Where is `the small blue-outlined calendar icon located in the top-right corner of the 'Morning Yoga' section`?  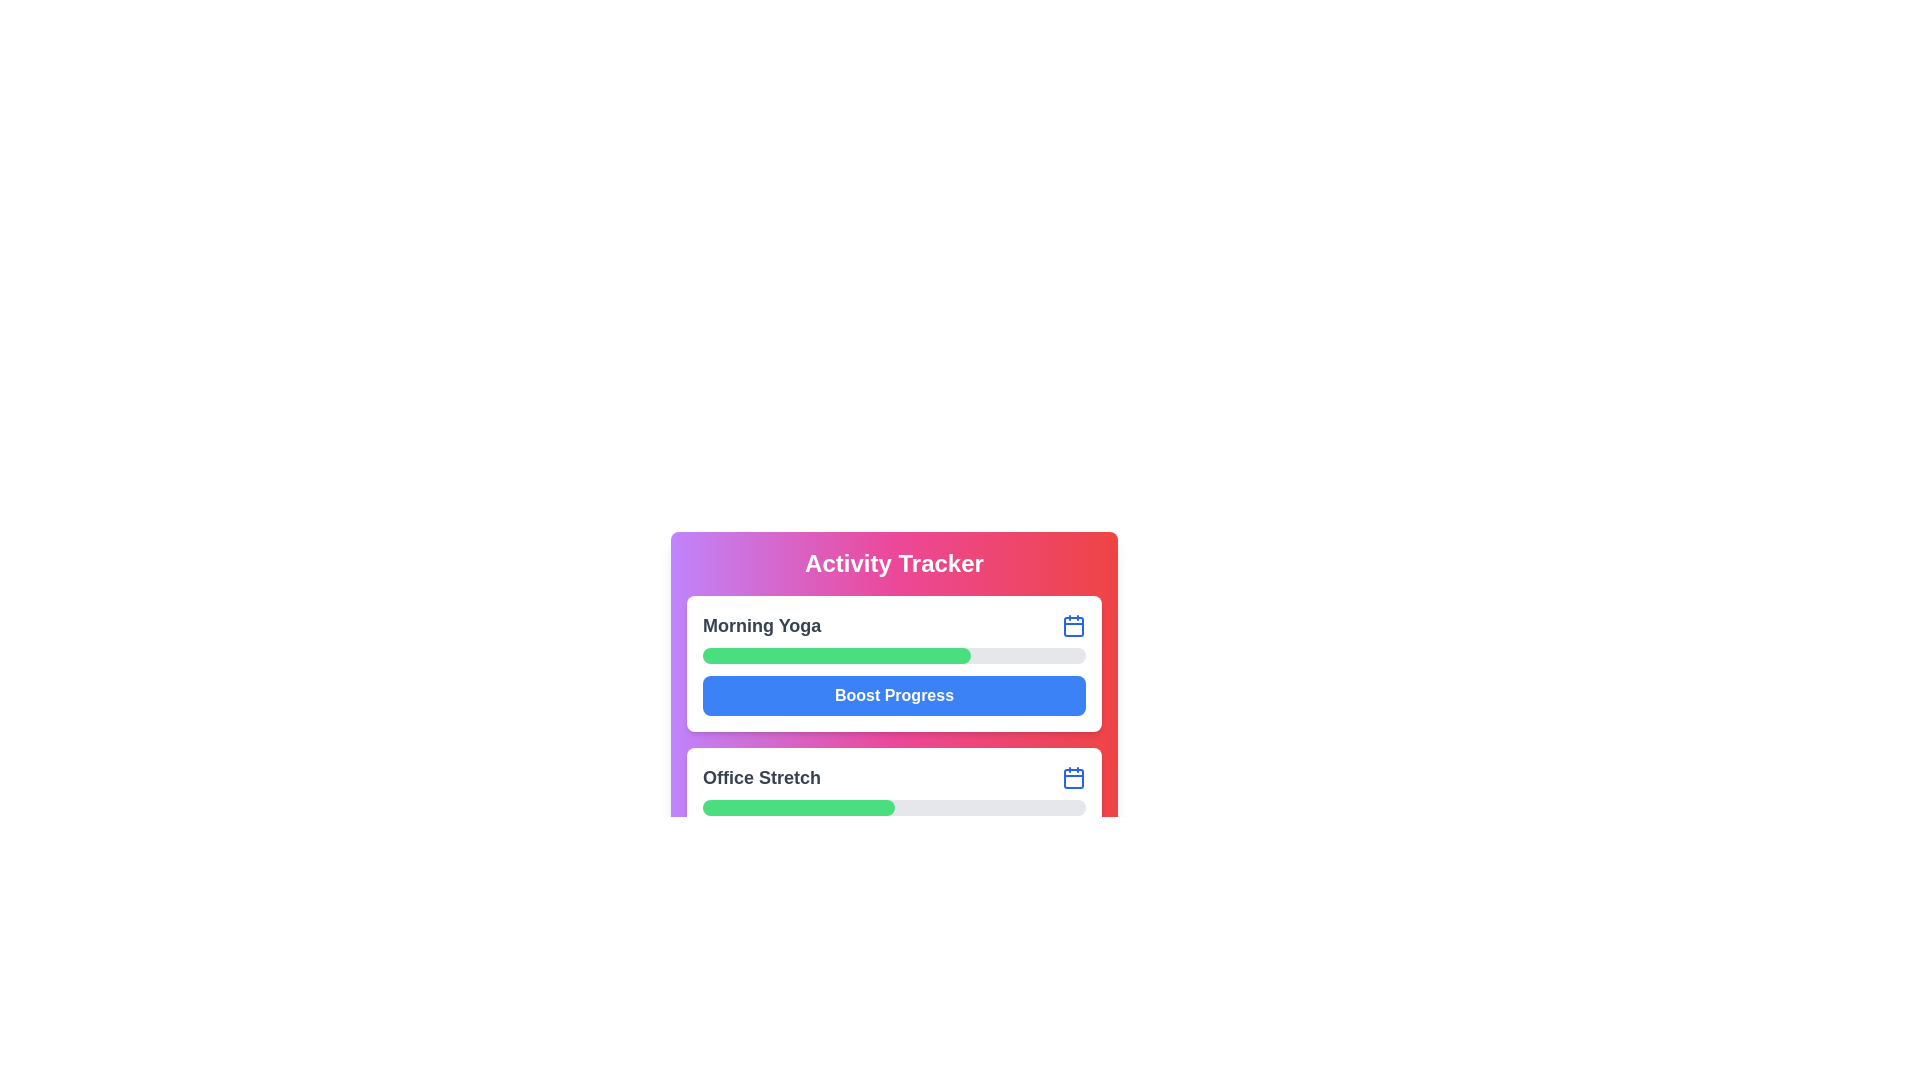
the small blue-outlined calendar icon located in the top-right corner of the 'Morning Yoga' section is located at coordinates (1073, 624).